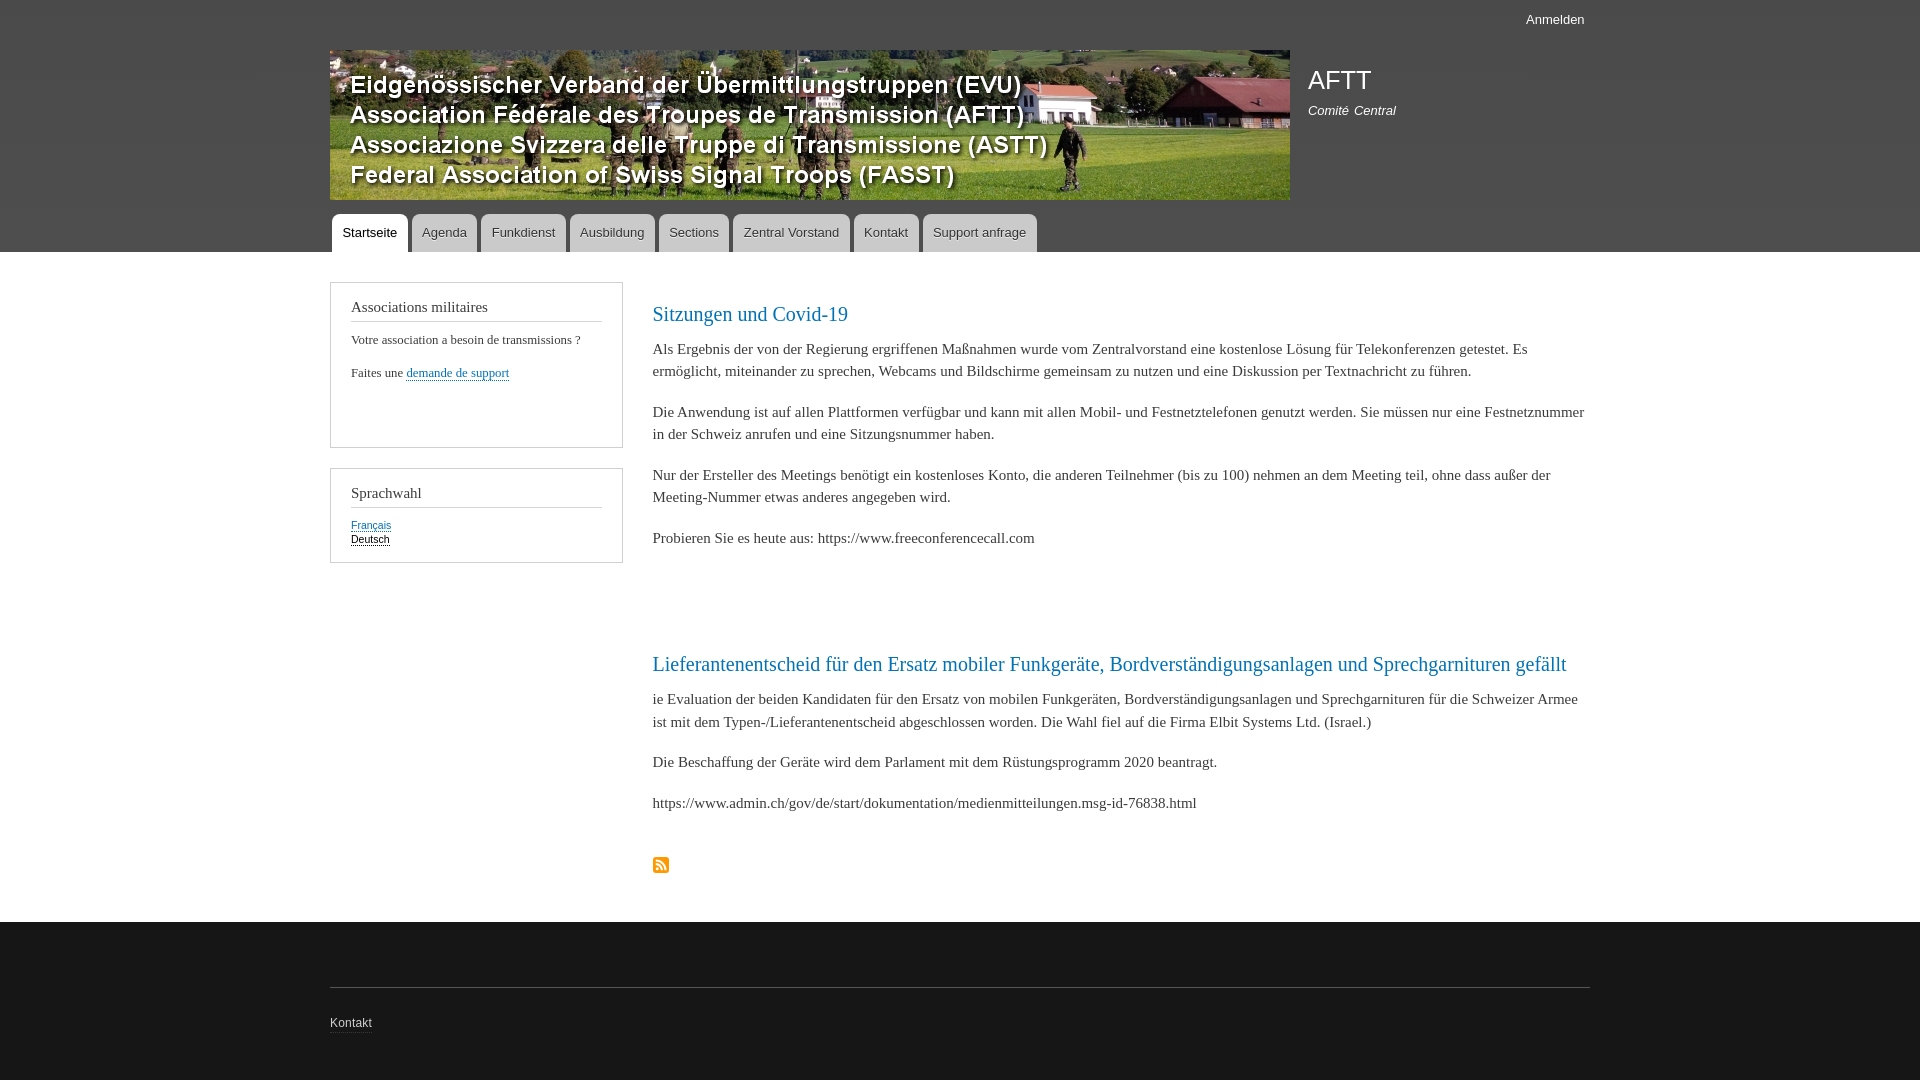  What do you see at coordinates (350, 1023) in the screenshot?
I see `'Kontakt'` at bounding box center [350, 1023].